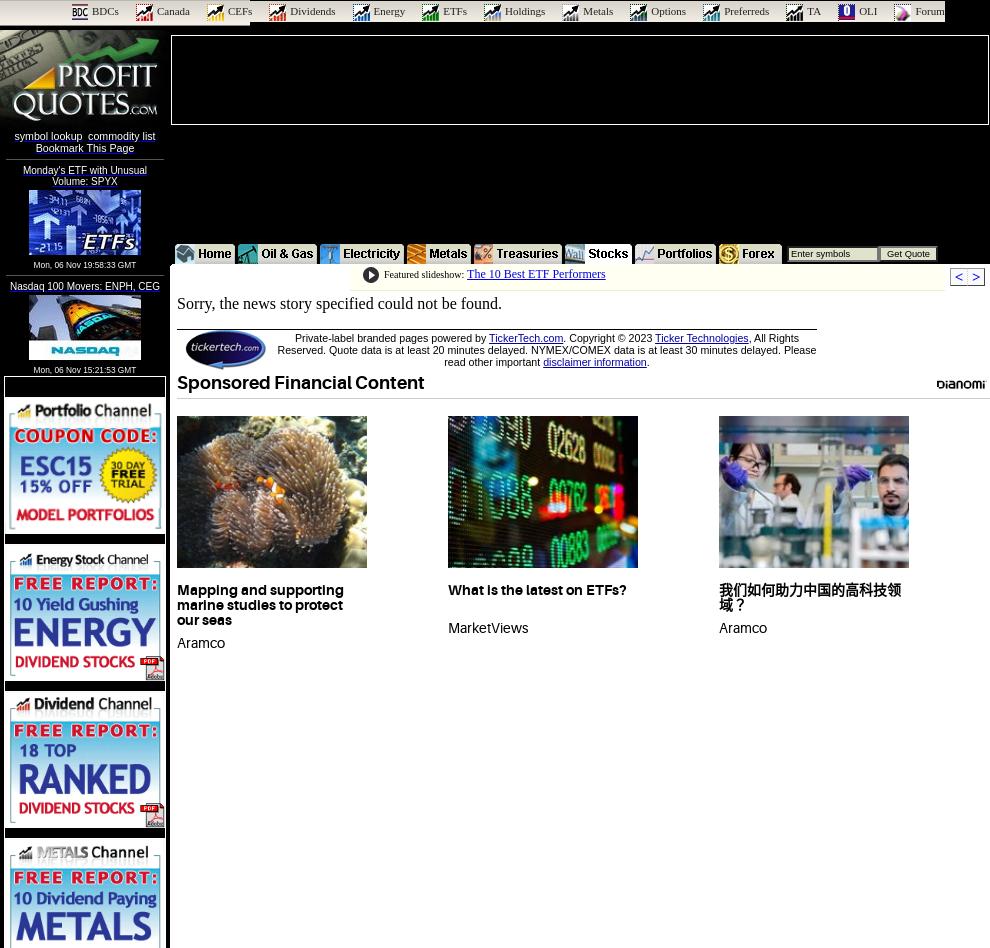  I want to click on 'symbol lookup', so click(12, 135).